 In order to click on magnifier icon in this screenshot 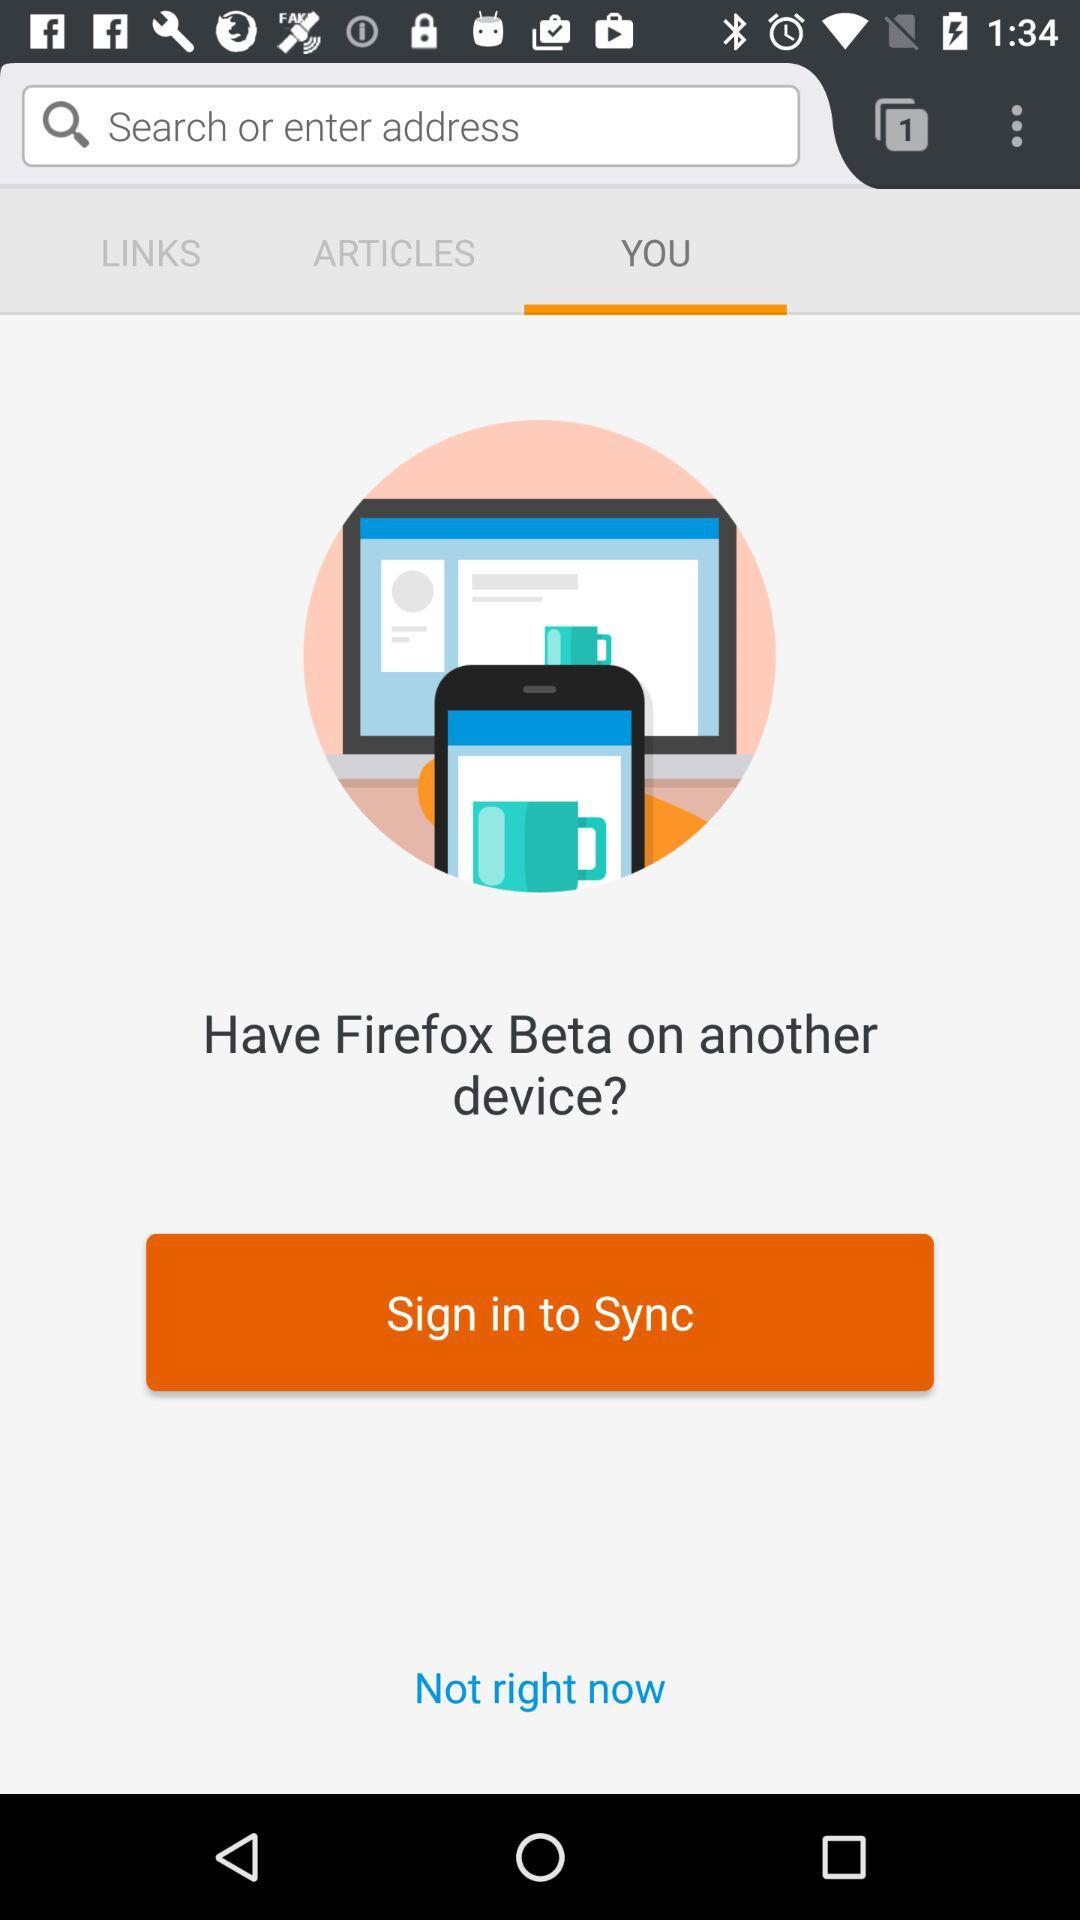, I will do `click(64, 123)`.